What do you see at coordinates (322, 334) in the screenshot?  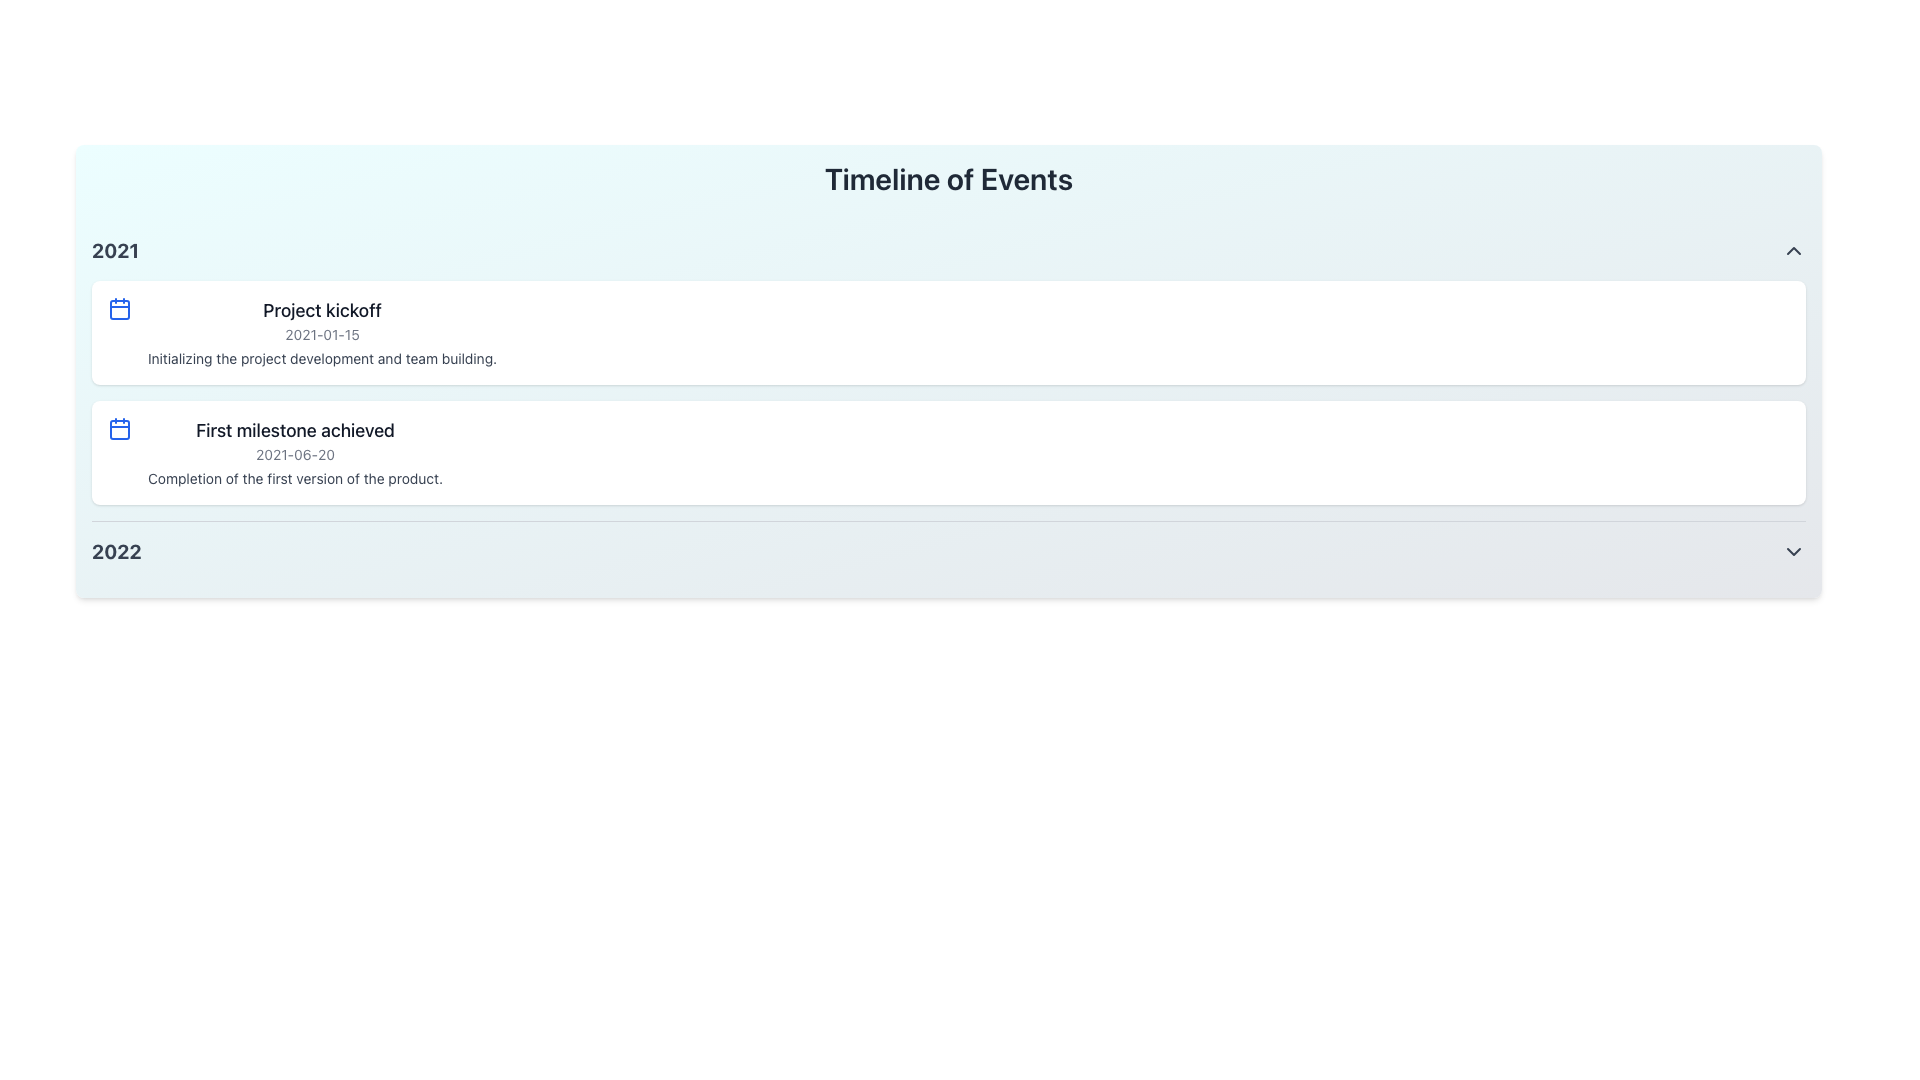 I see `date label displaying '2021-01-15', which is styled in a smaller, gray-colored font and located in the center of the first timeline card for the year 2021` at bounding box center [322, 334].